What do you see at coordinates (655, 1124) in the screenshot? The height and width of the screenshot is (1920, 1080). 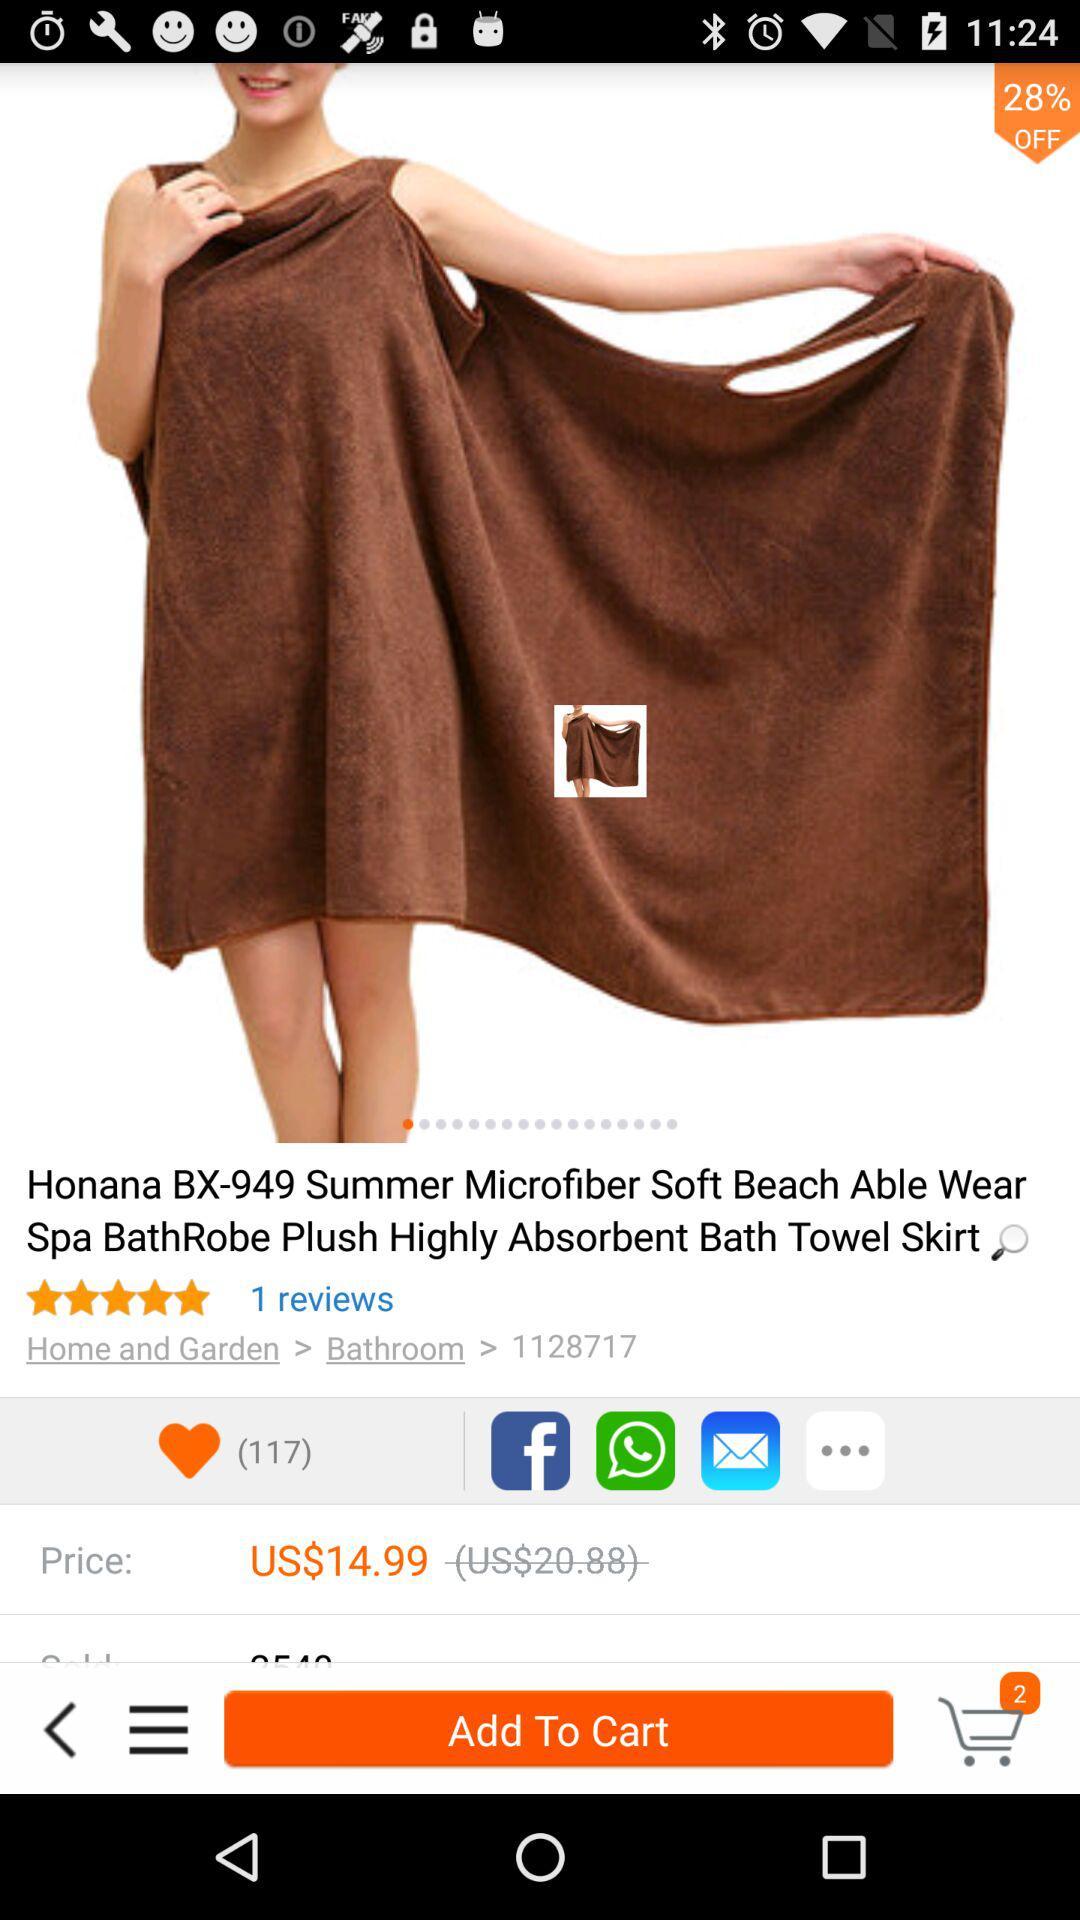 I see `photo` at bounding box center [655, 1124].